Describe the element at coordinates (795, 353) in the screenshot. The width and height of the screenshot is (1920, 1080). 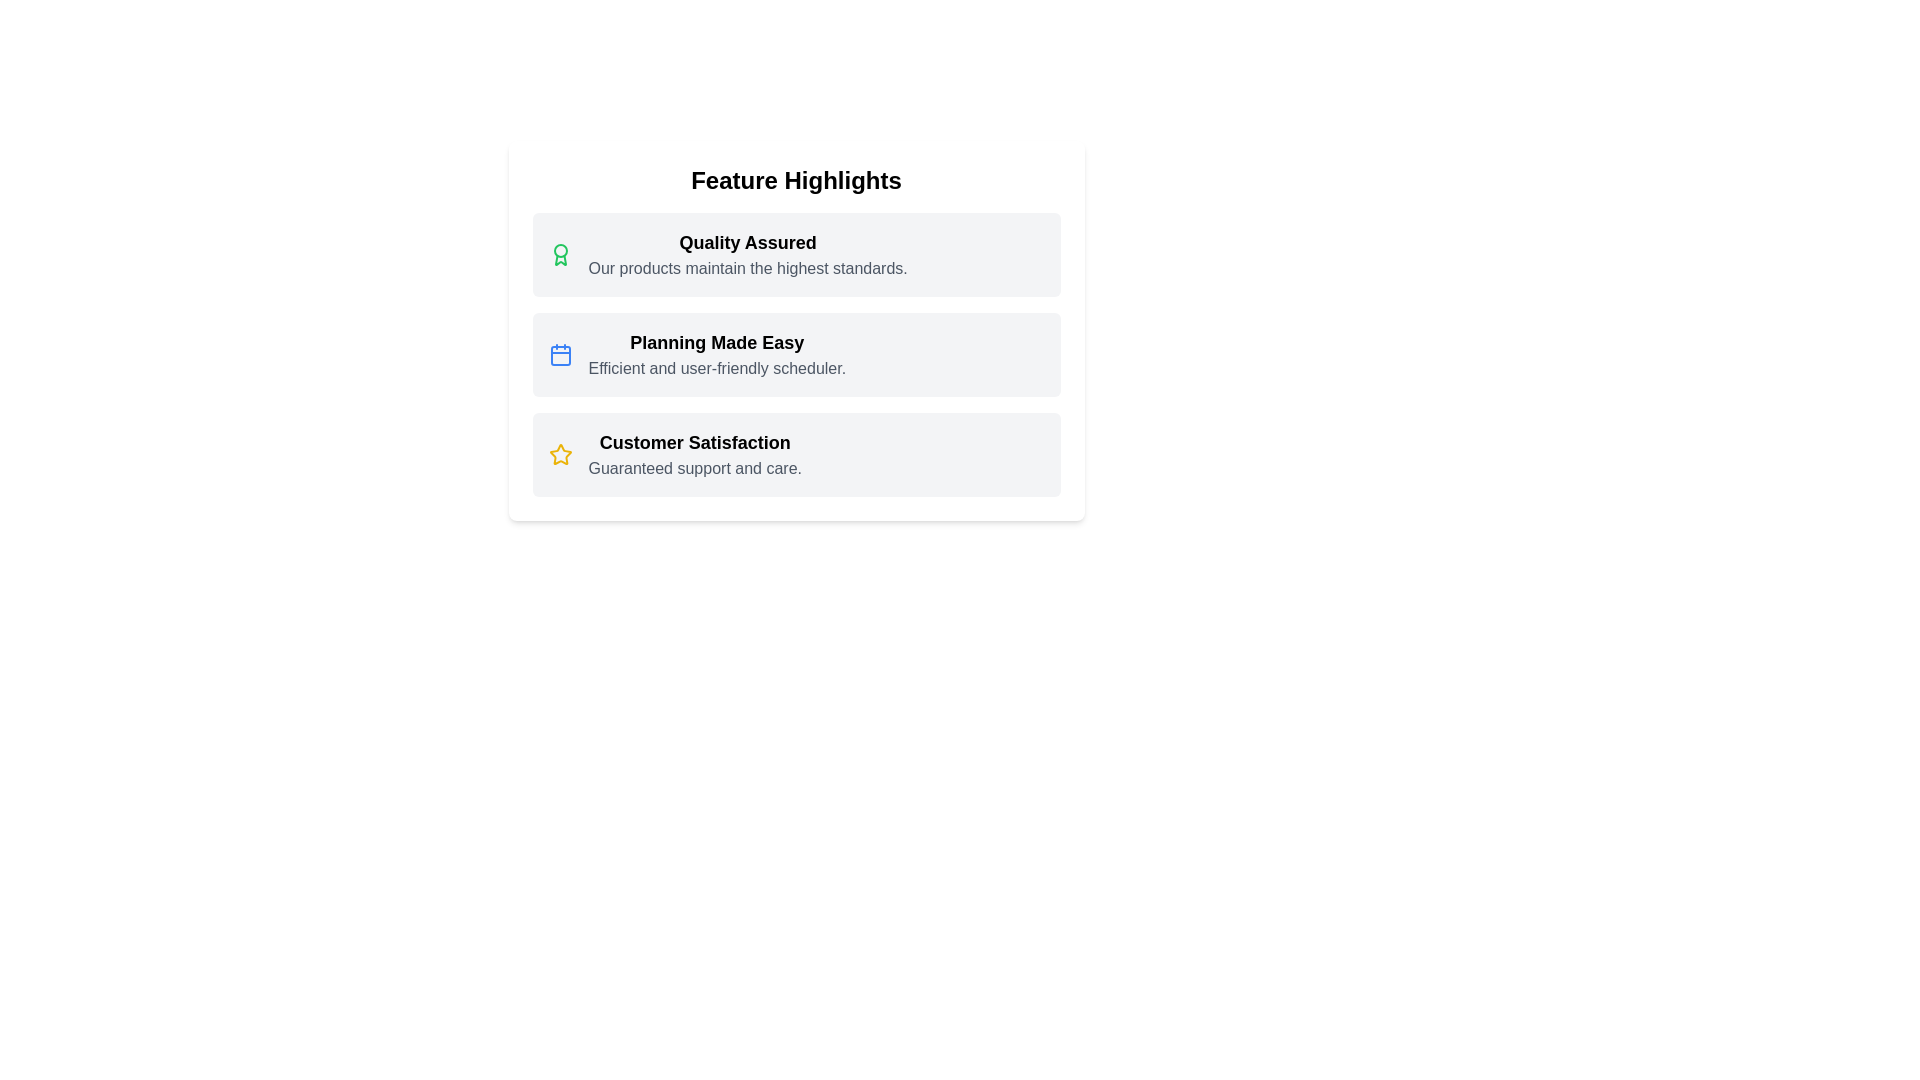
I see `the Informational Card that conveys information about the ease of planning facilitated by a scheduler, located between 'Quality Assured' and 'Customer Satisfaction' in the vertical list` at that location.